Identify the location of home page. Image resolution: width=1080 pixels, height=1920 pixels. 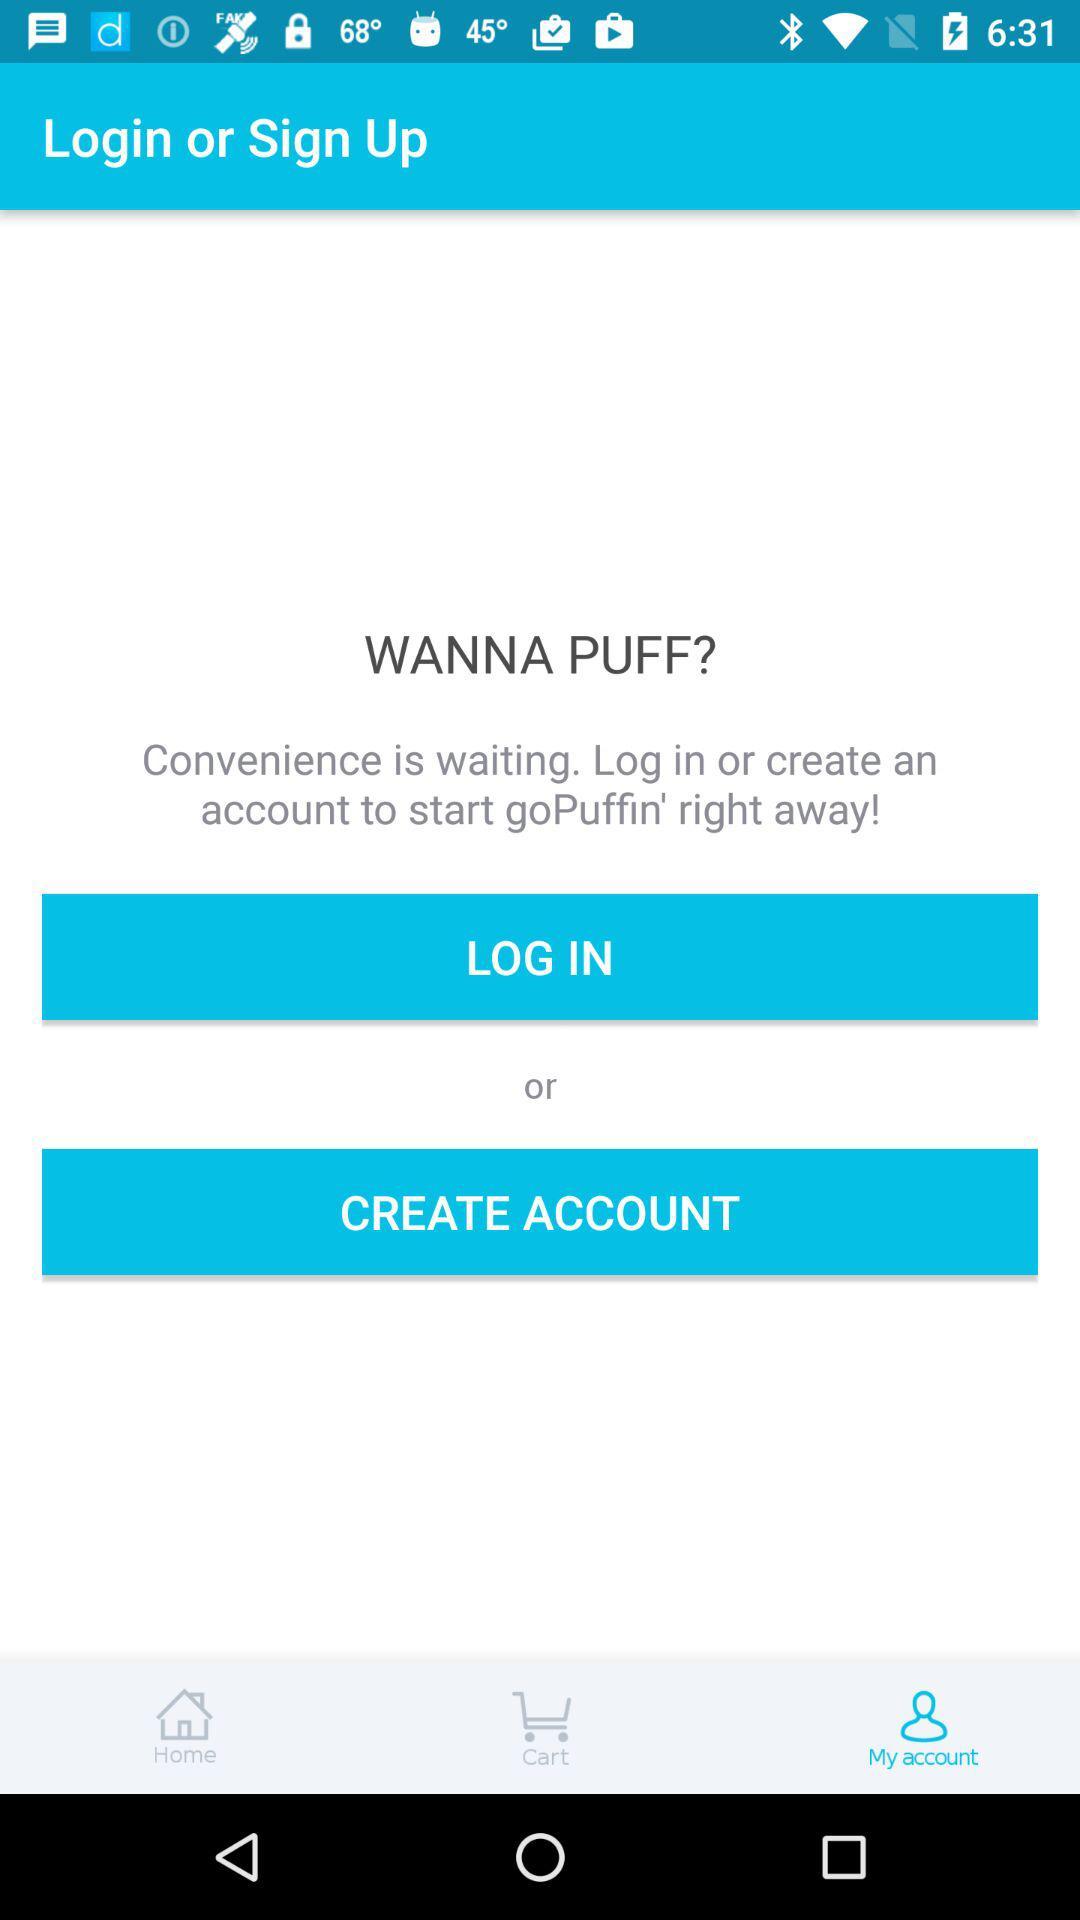
(180, 1727).